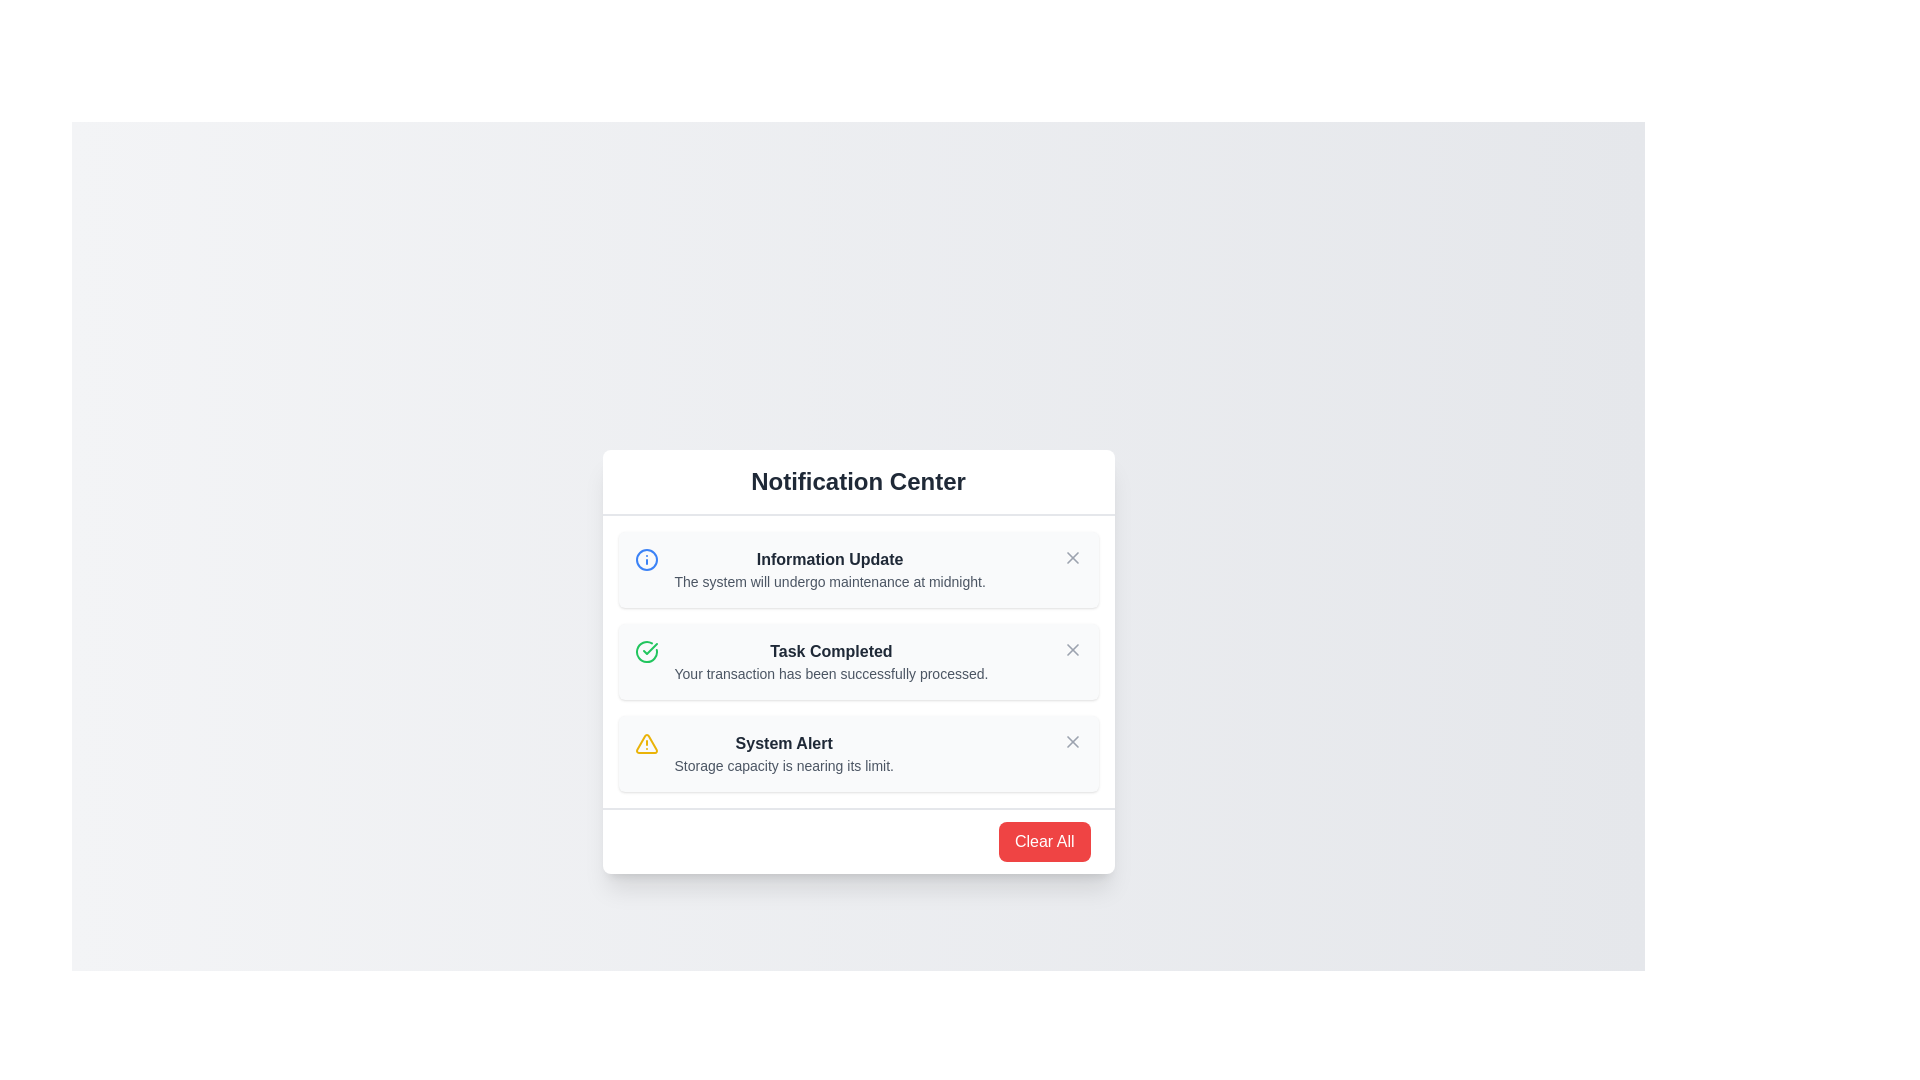 This screenshot has height=1080, width=1920. I want to click on the small interactive button represented by an 'X' icon located at the top-right corner of the second notification card, so click(1071, 650).